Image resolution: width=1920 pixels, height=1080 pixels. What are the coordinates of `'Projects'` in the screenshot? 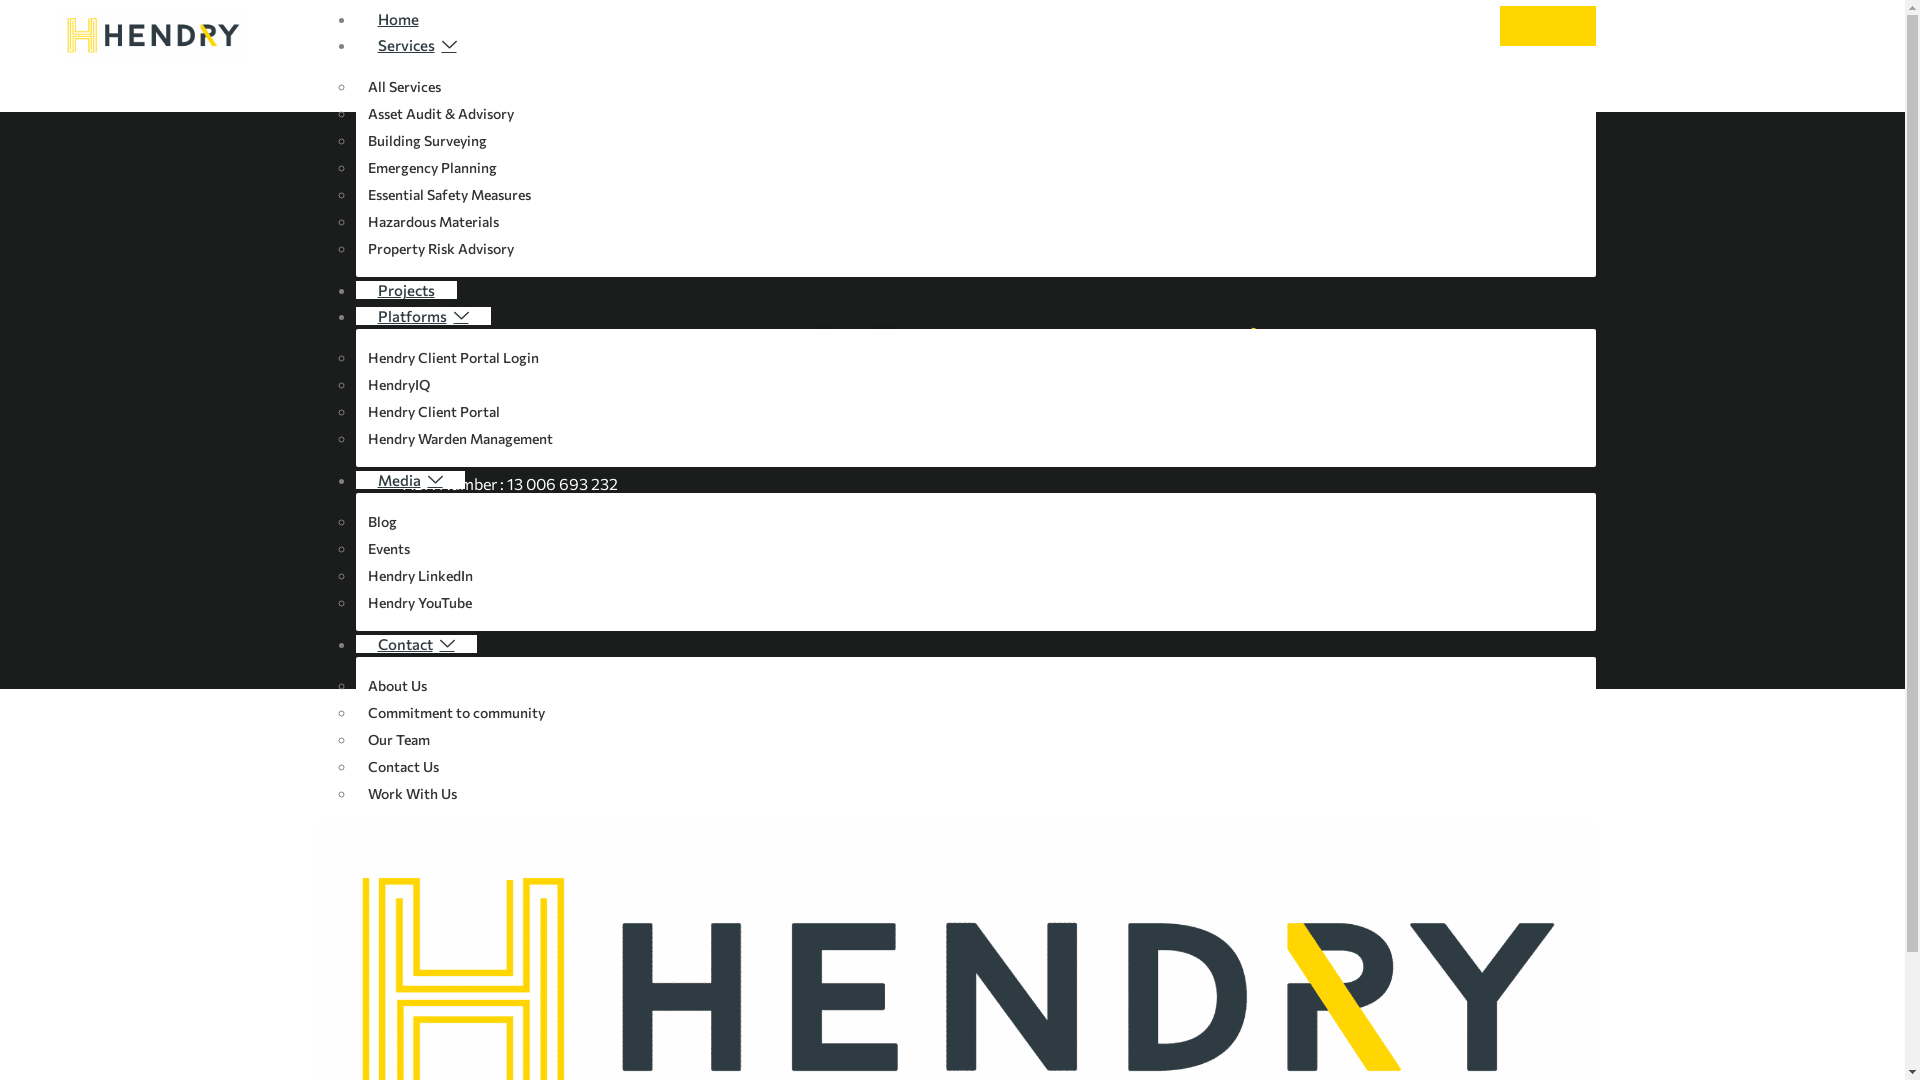 It's located at (405, 289).